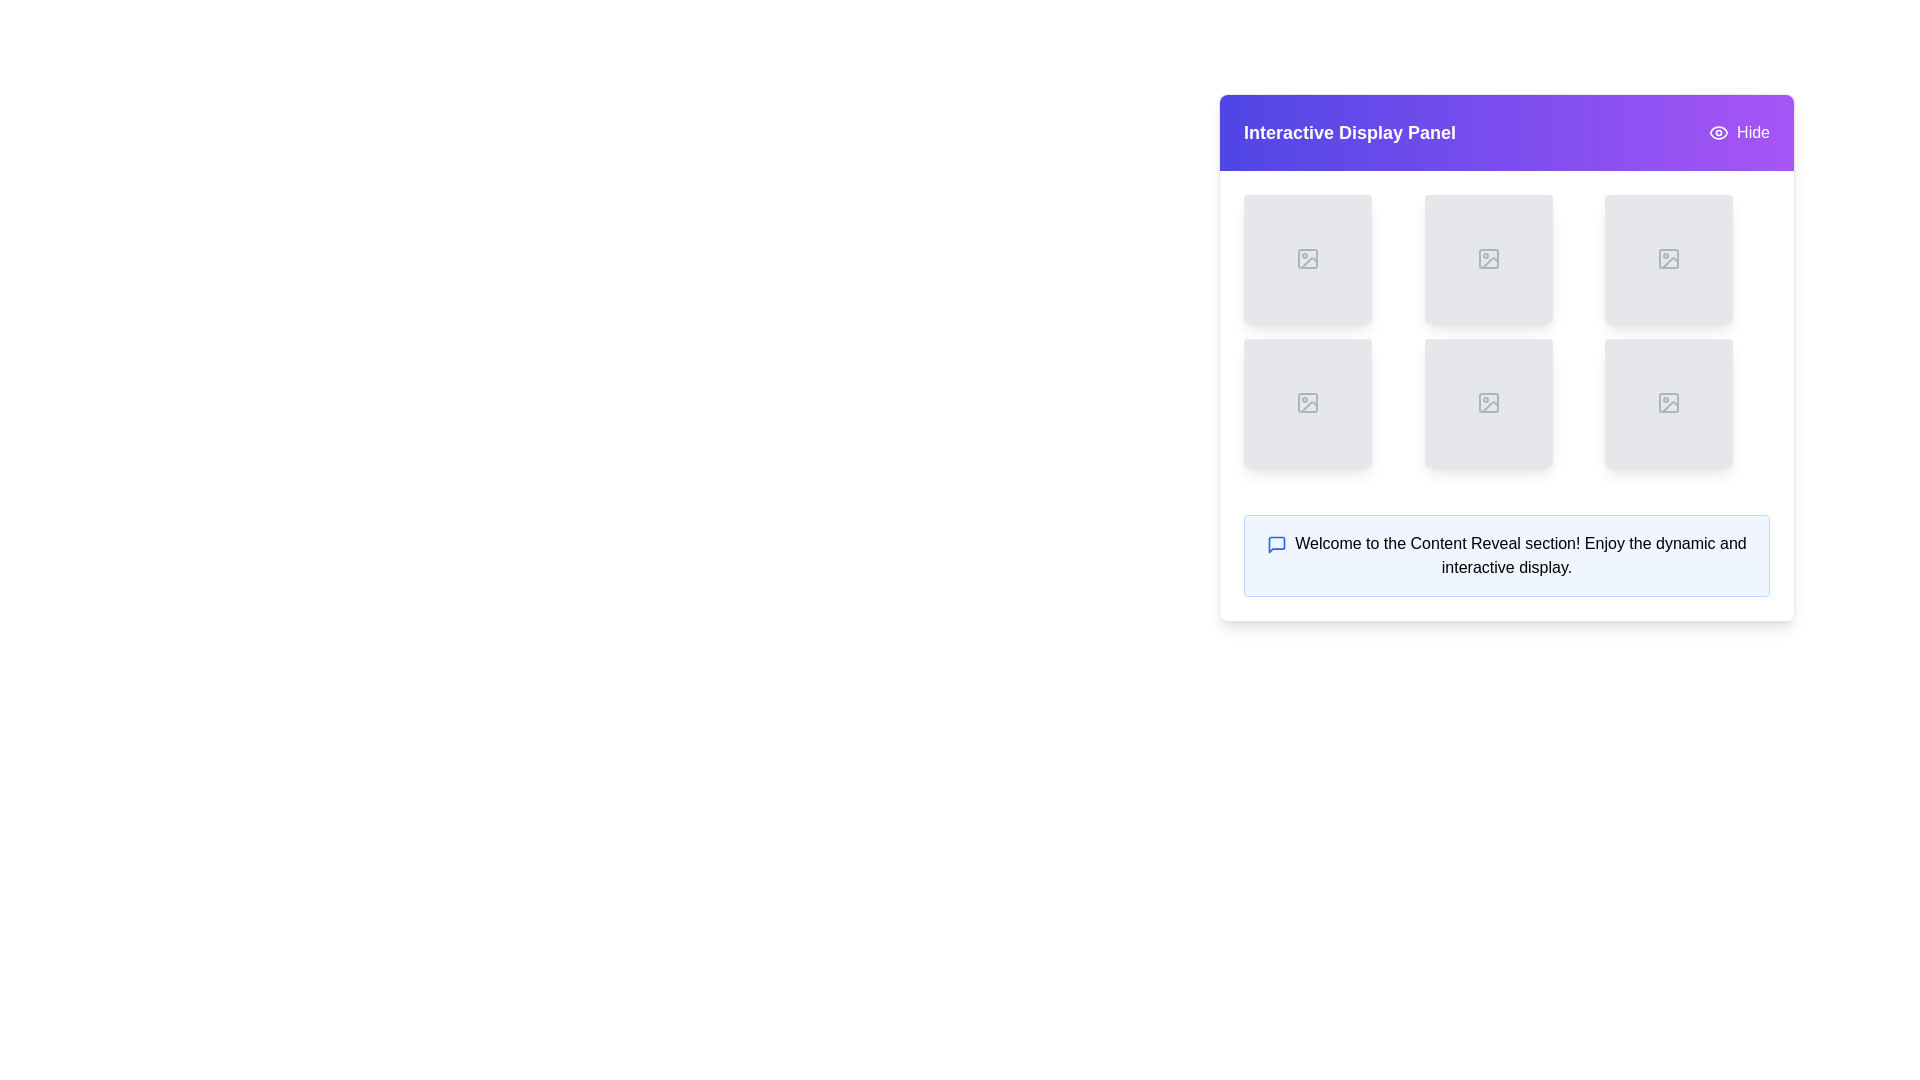 Image resolution: width=1920 pixels, height=1080 pixels. I want to click on the simplistic image icon with a gray square background located in the bottom-right square of the 3x2 grid within the 'Interactive Display Panel', so click(1669, 402).